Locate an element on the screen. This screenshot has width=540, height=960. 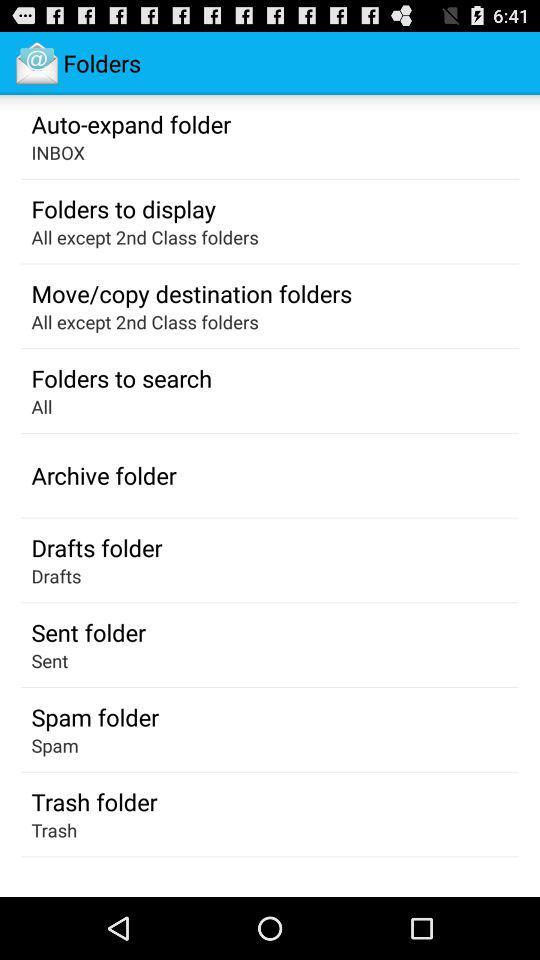
move copy destination app is located at coordinates (191, 292).